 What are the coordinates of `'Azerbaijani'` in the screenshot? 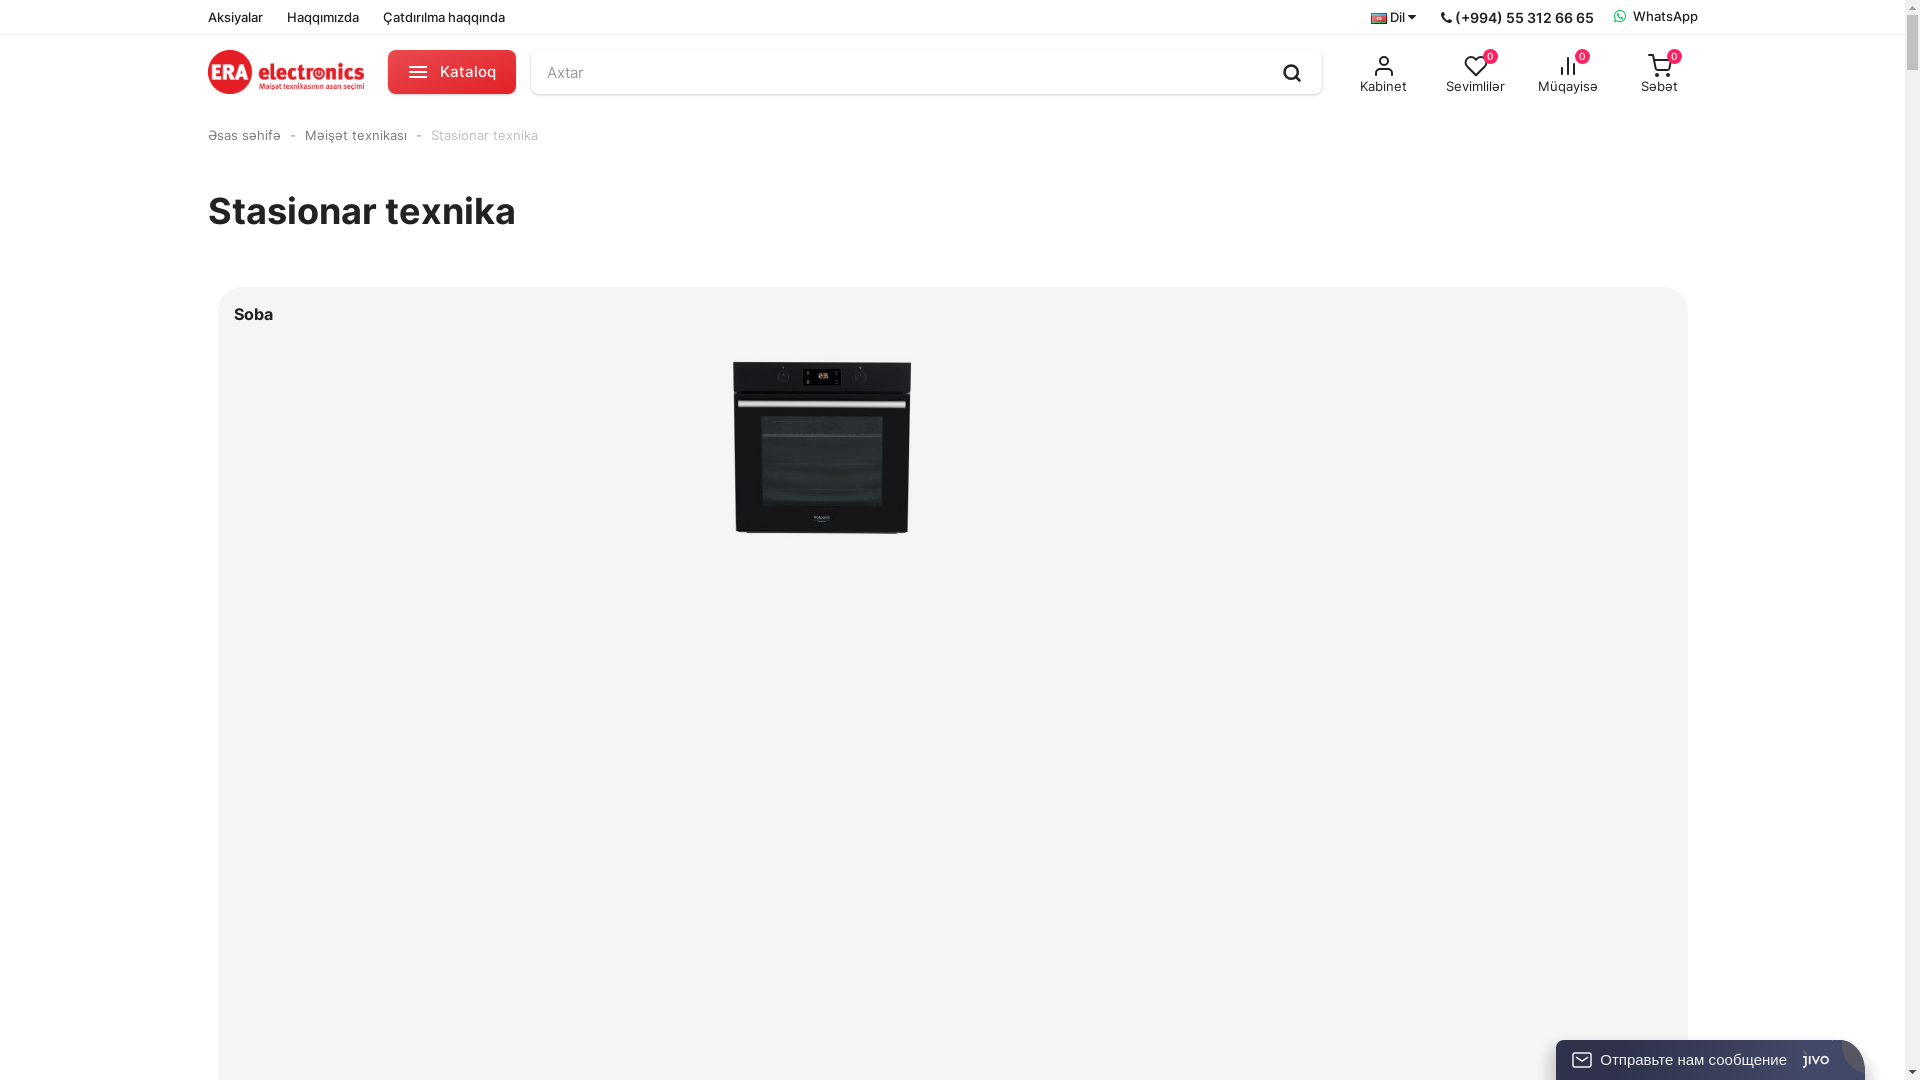 It's located at (1368, 18).